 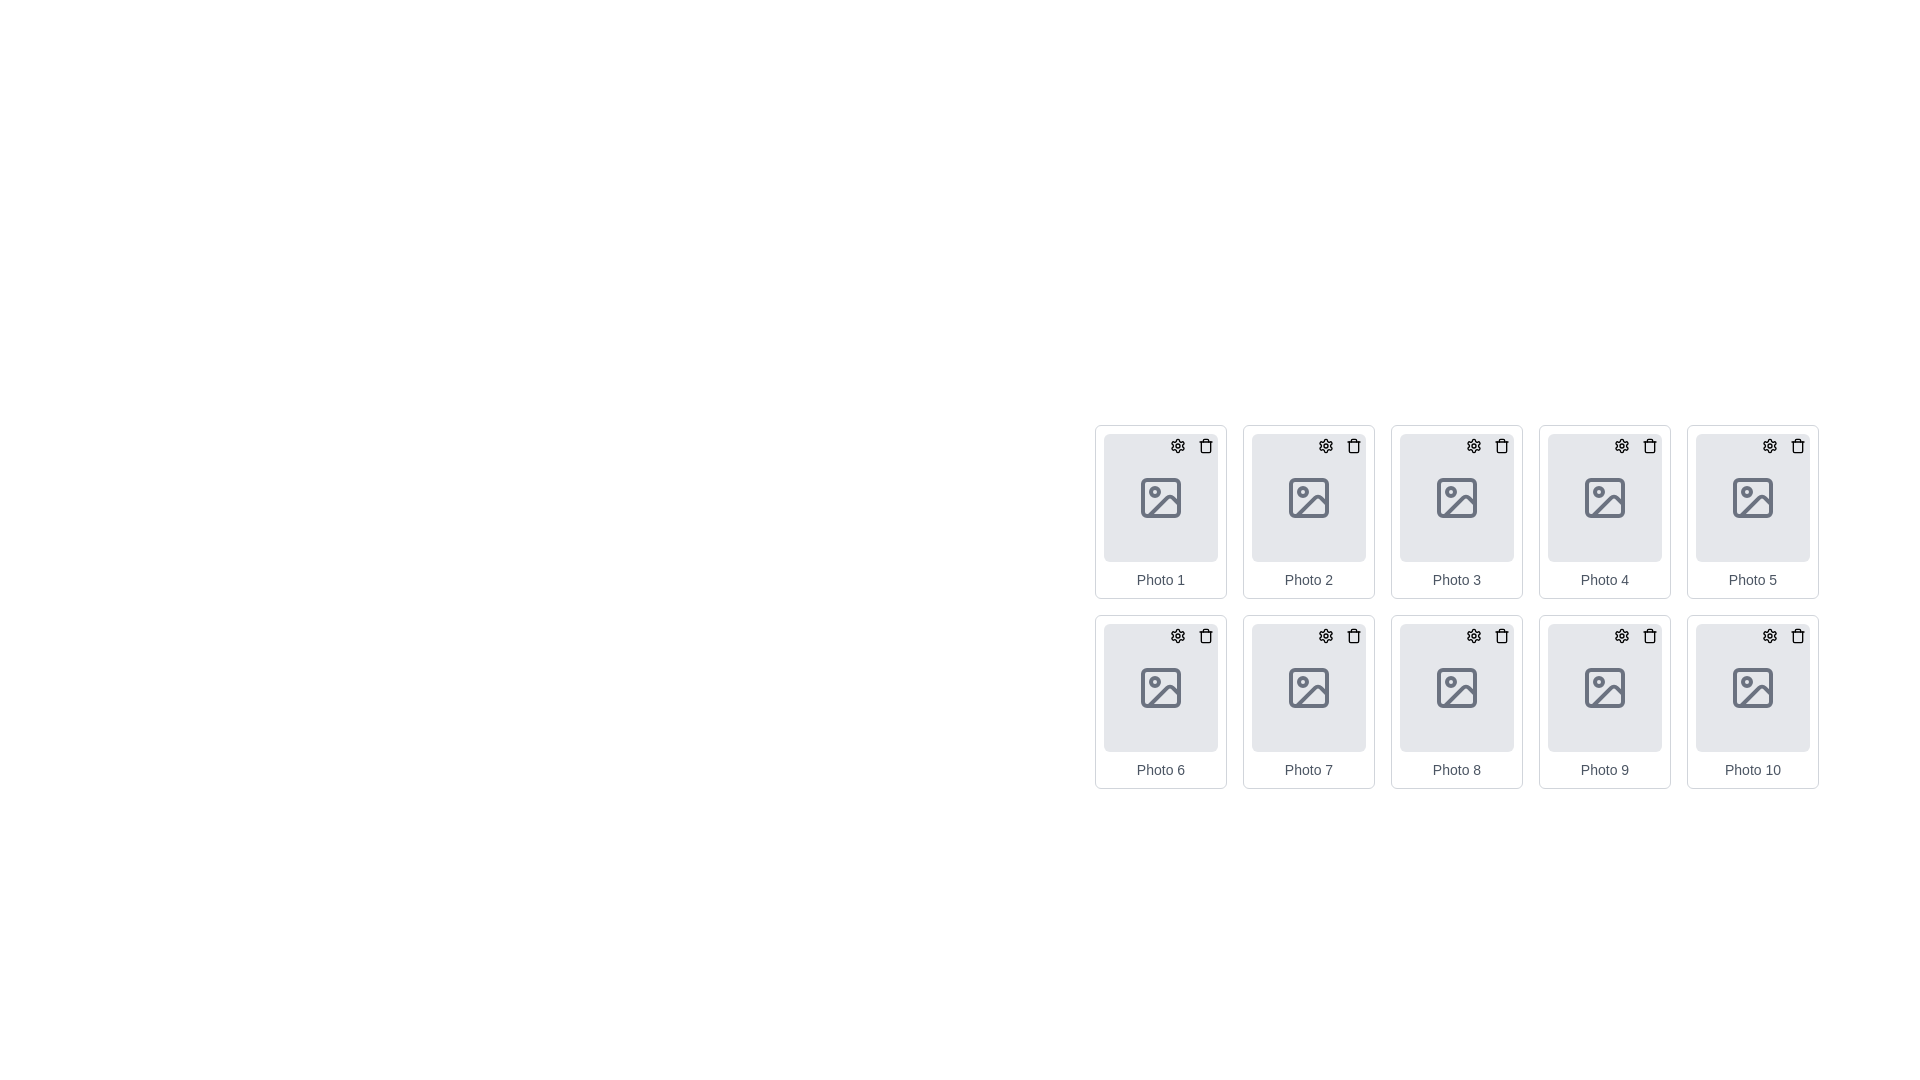 What do you see at coordinates (1751, 769) in the screenshot?
I see `the text label or caption located at the bottom center of the tenth photo placeholder, which identifies or describes the corresponding image` at bounding box center [1751, 769].